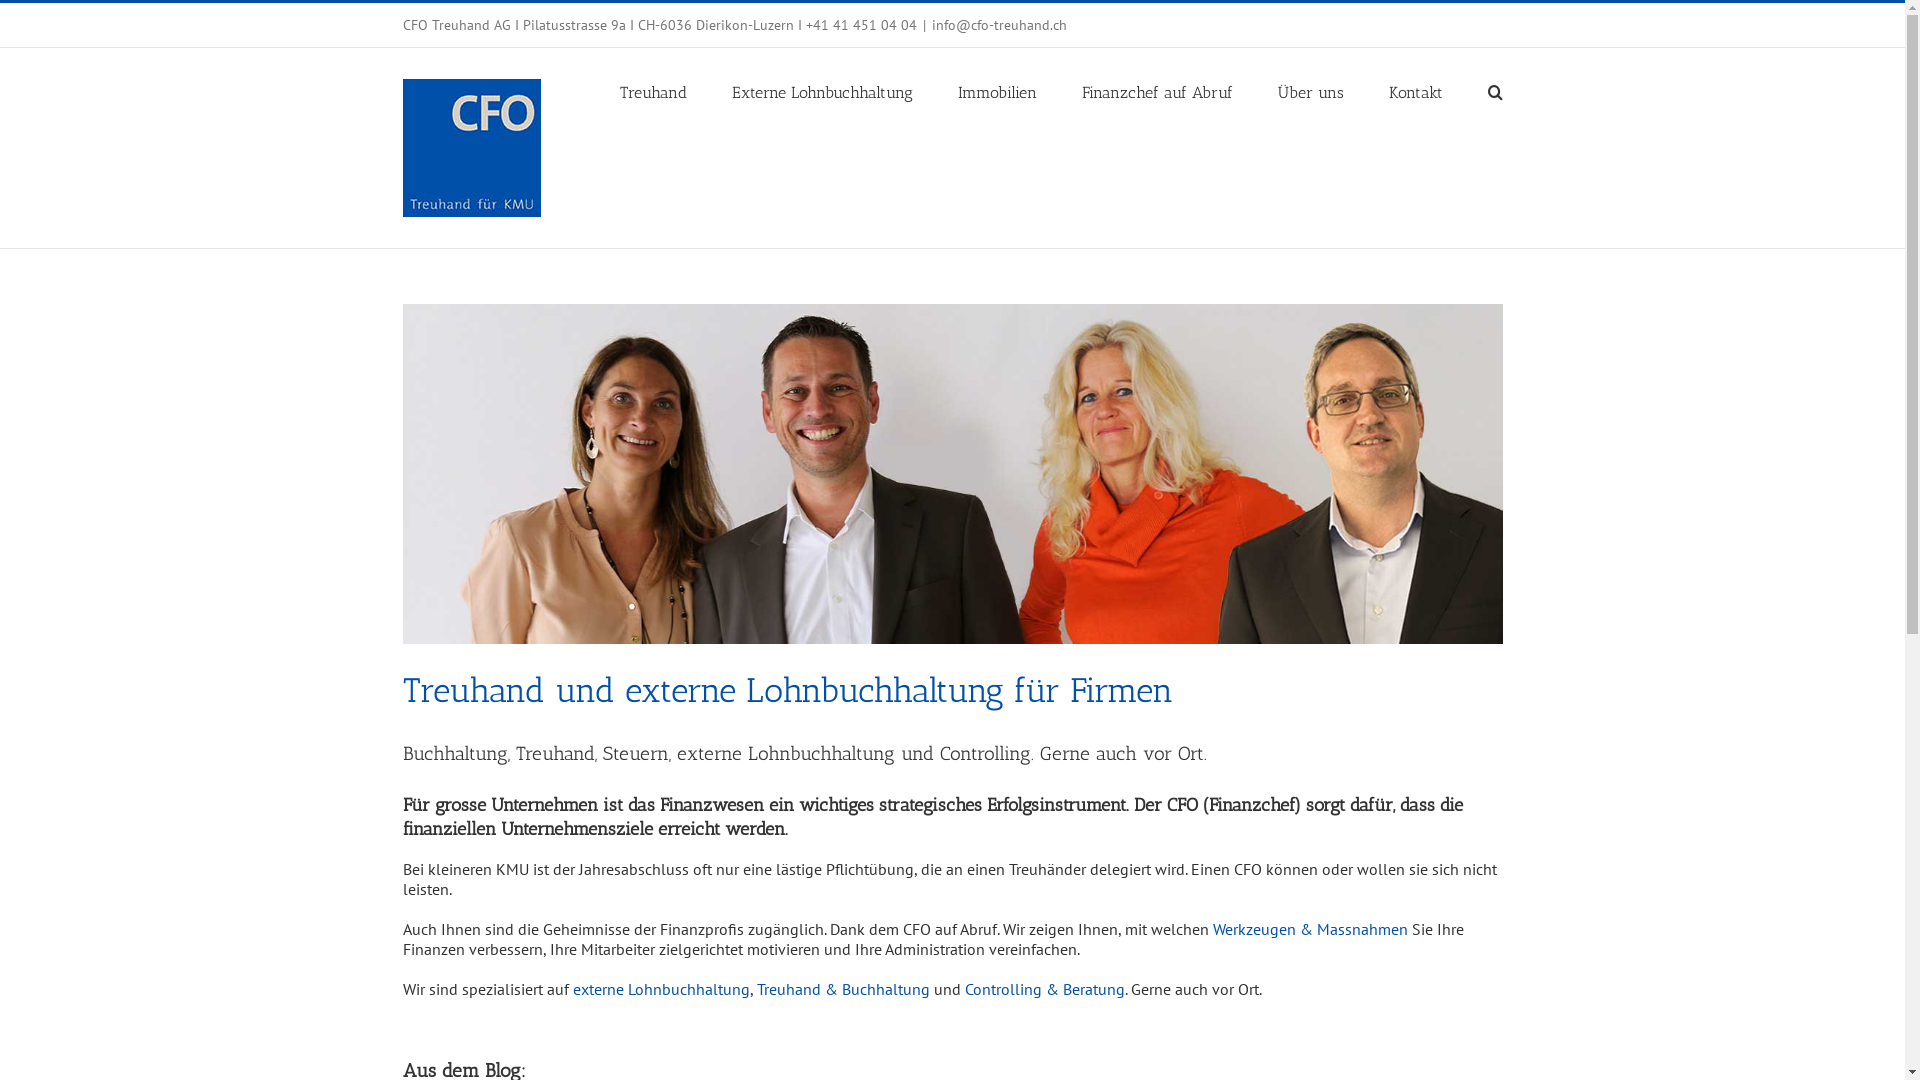 The height and width of the screenshot is (1080, 1920). Describe the element at coordinates (997, 91) in the screenshot. I see `'Immobilien'` at that location.